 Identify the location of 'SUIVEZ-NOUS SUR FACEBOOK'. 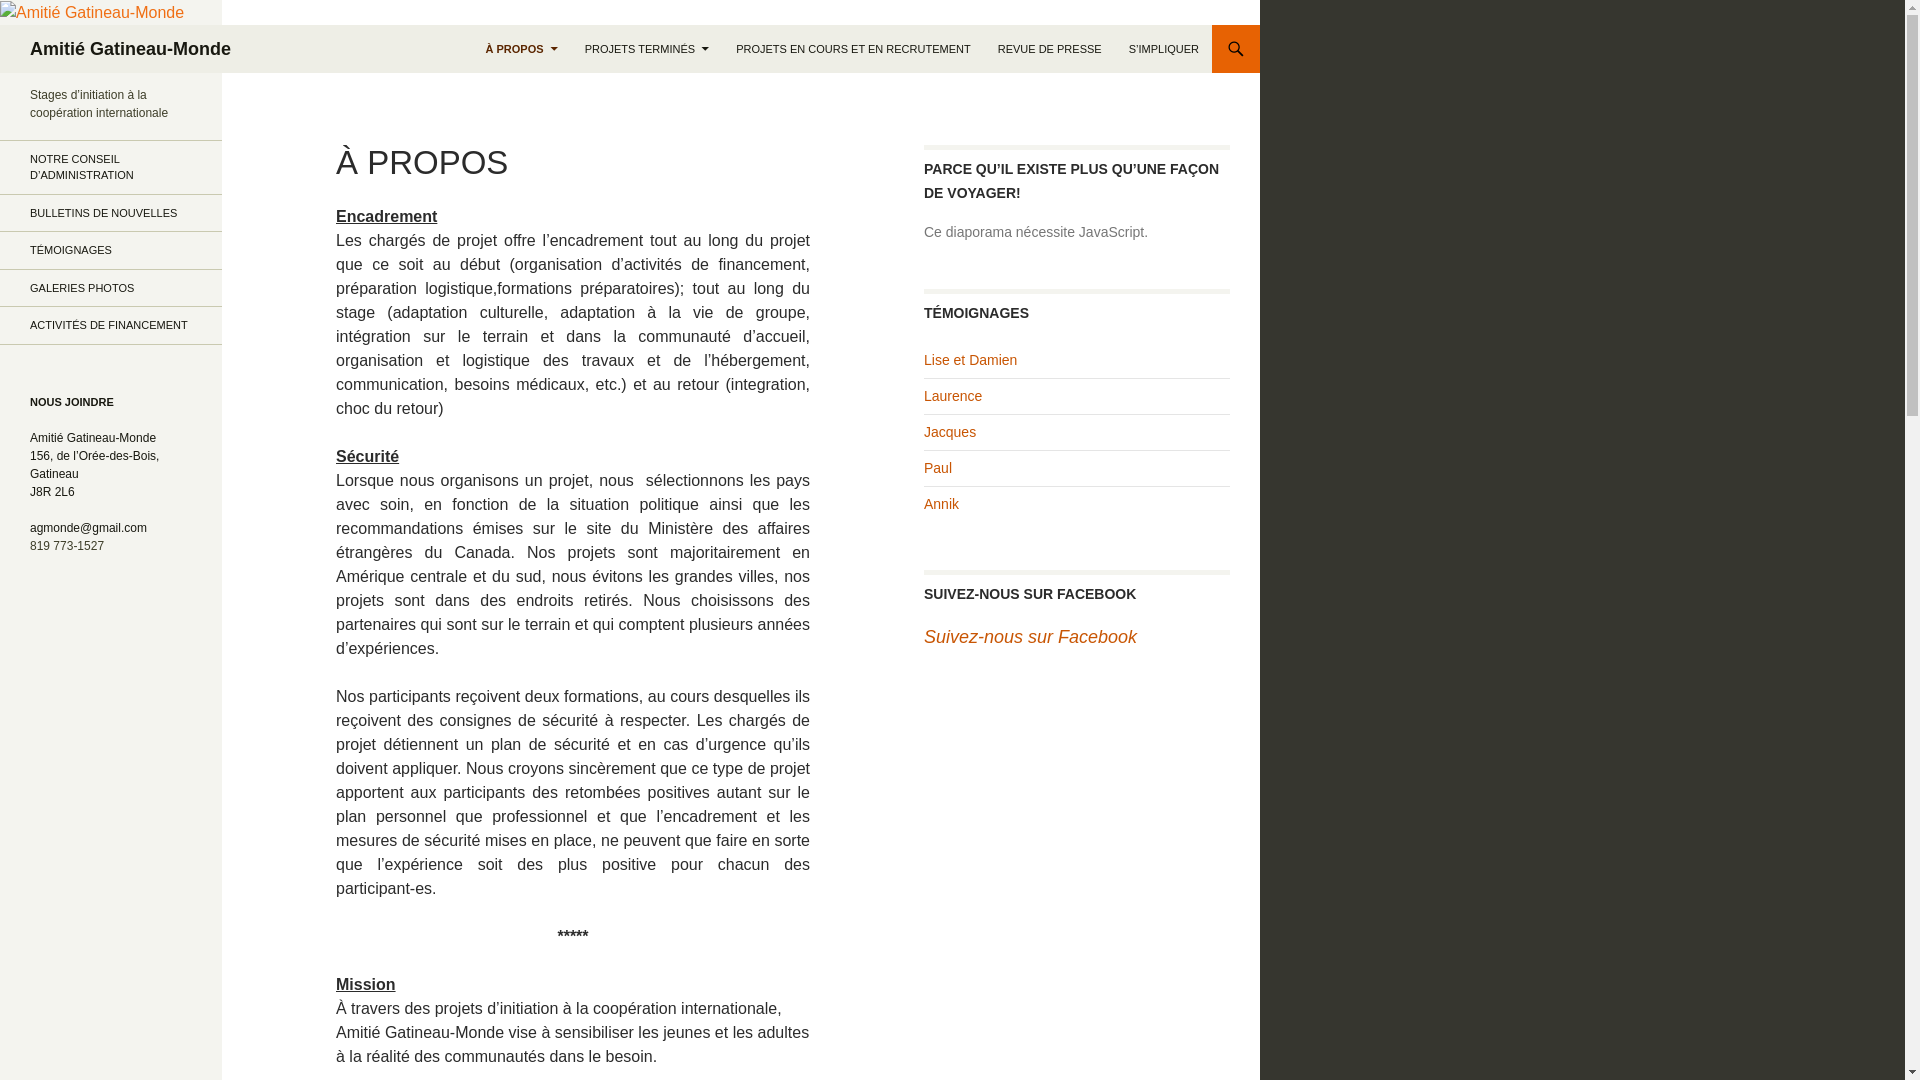
(1030, 593).